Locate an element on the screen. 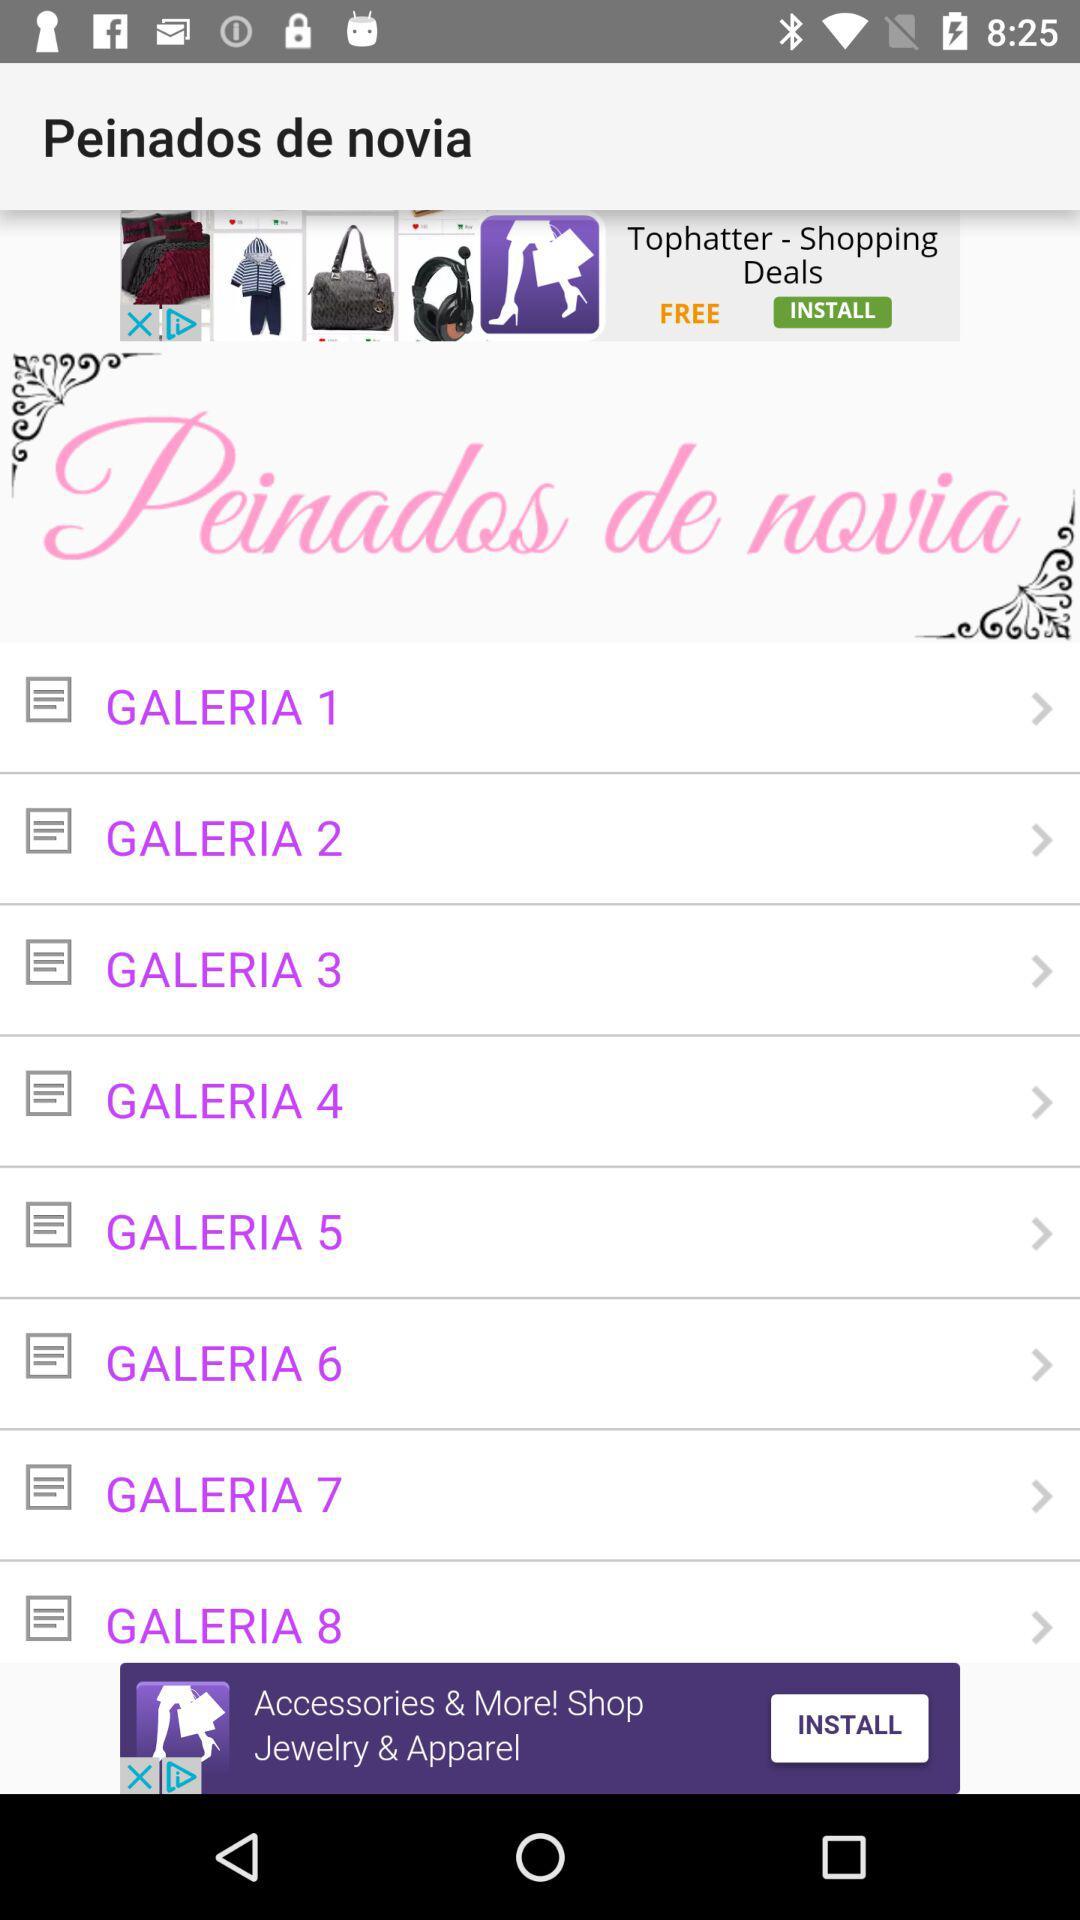 Image resolution: width=1080 pixels, height=1920 pixels. click the tophatter advertisement is located at coordinates (540, 274).